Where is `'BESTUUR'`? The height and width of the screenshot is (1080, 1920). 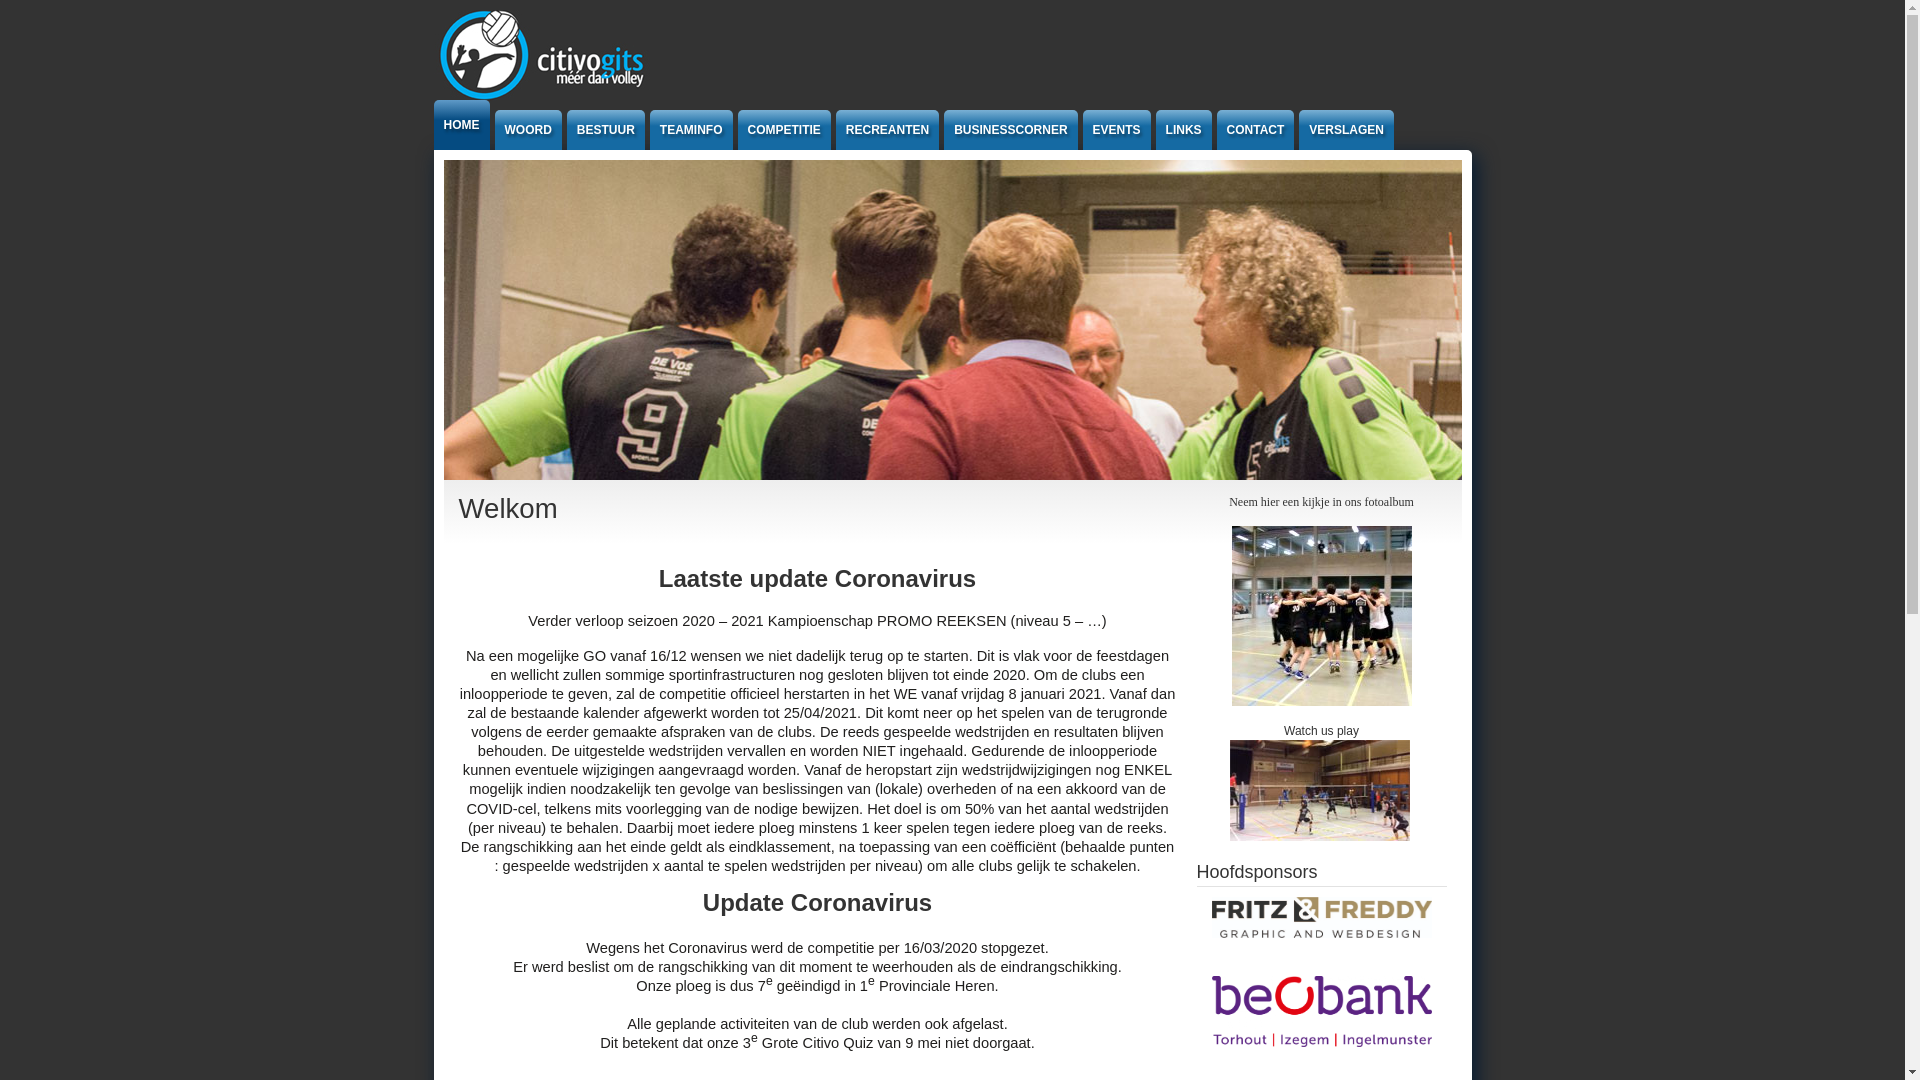 'BESTUUR' is located at coordinates (565, 130).